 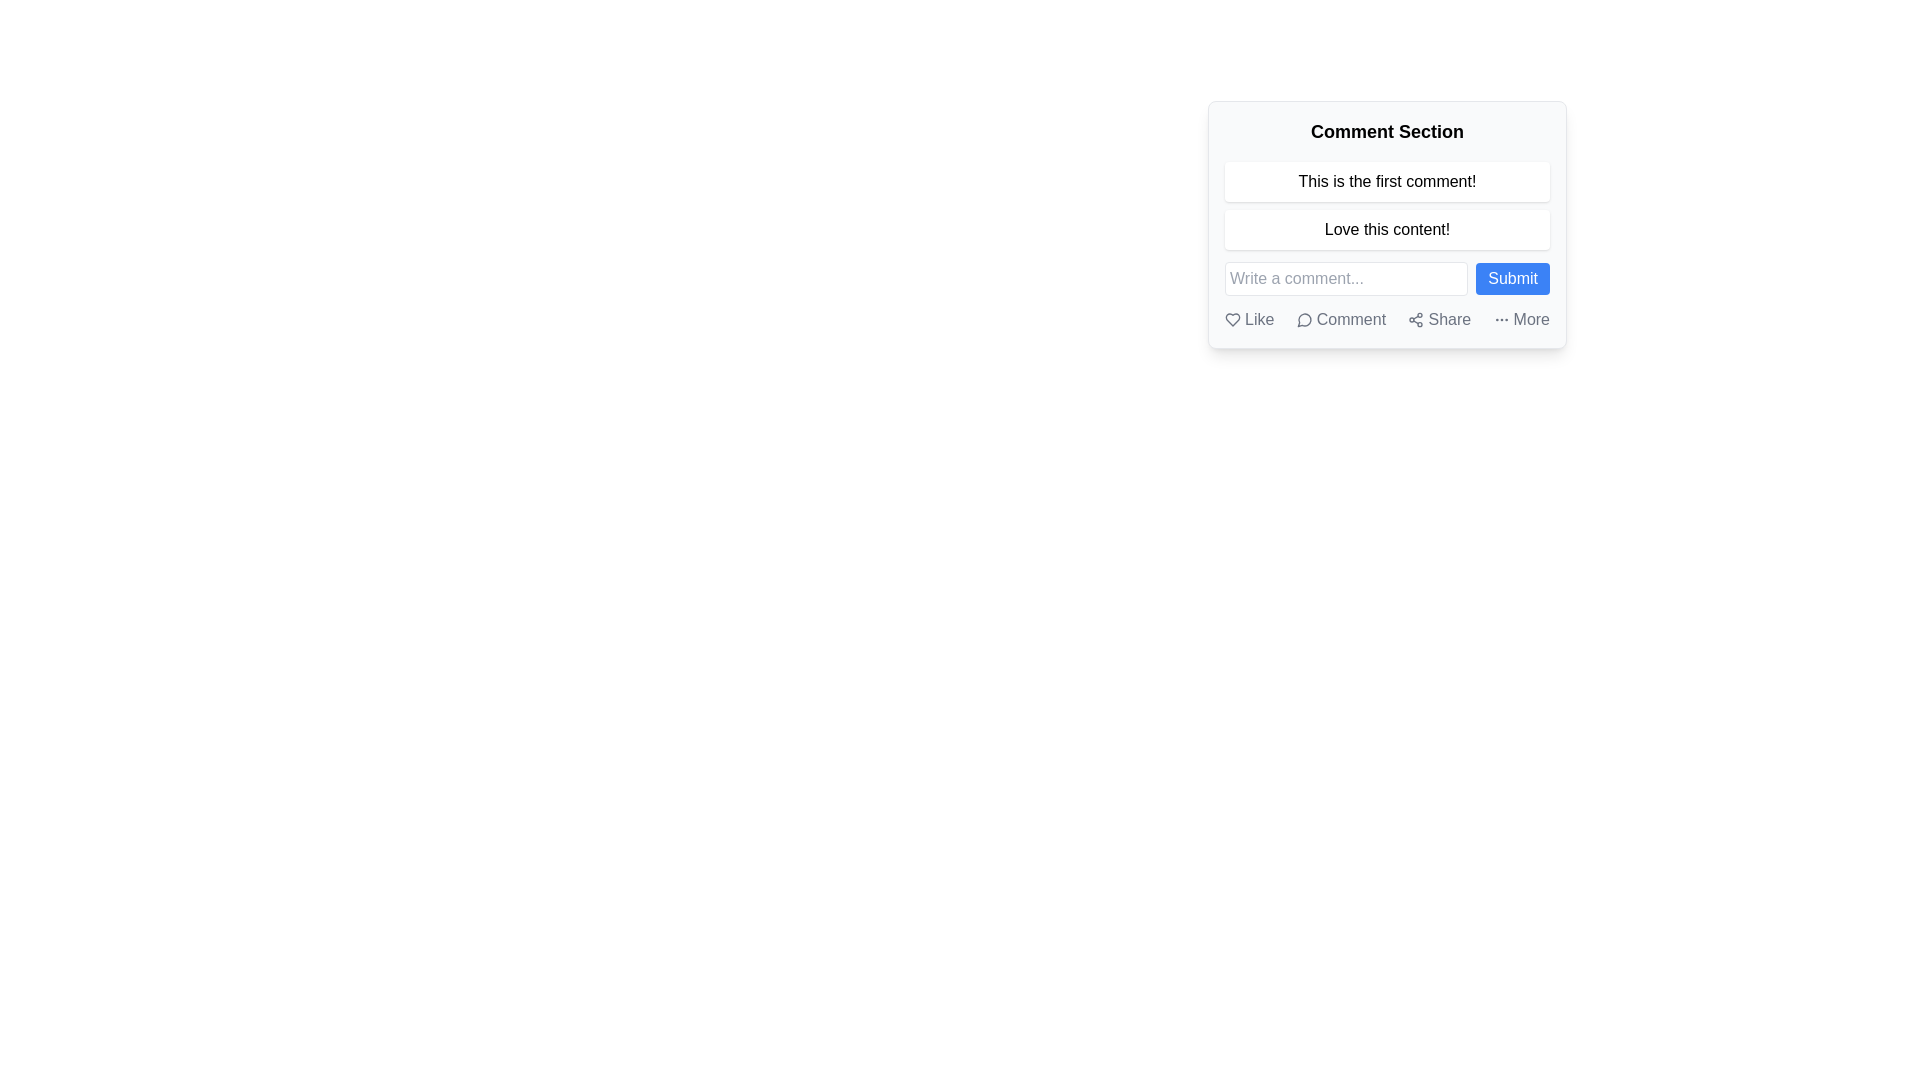 What do you see at coordinates (1386, 229) in the screenshot?
I see `the rectangular text box displaying 'Love this content!' with a white background and rounded corners, located in the comment section` at bounding box center [1386, 229].